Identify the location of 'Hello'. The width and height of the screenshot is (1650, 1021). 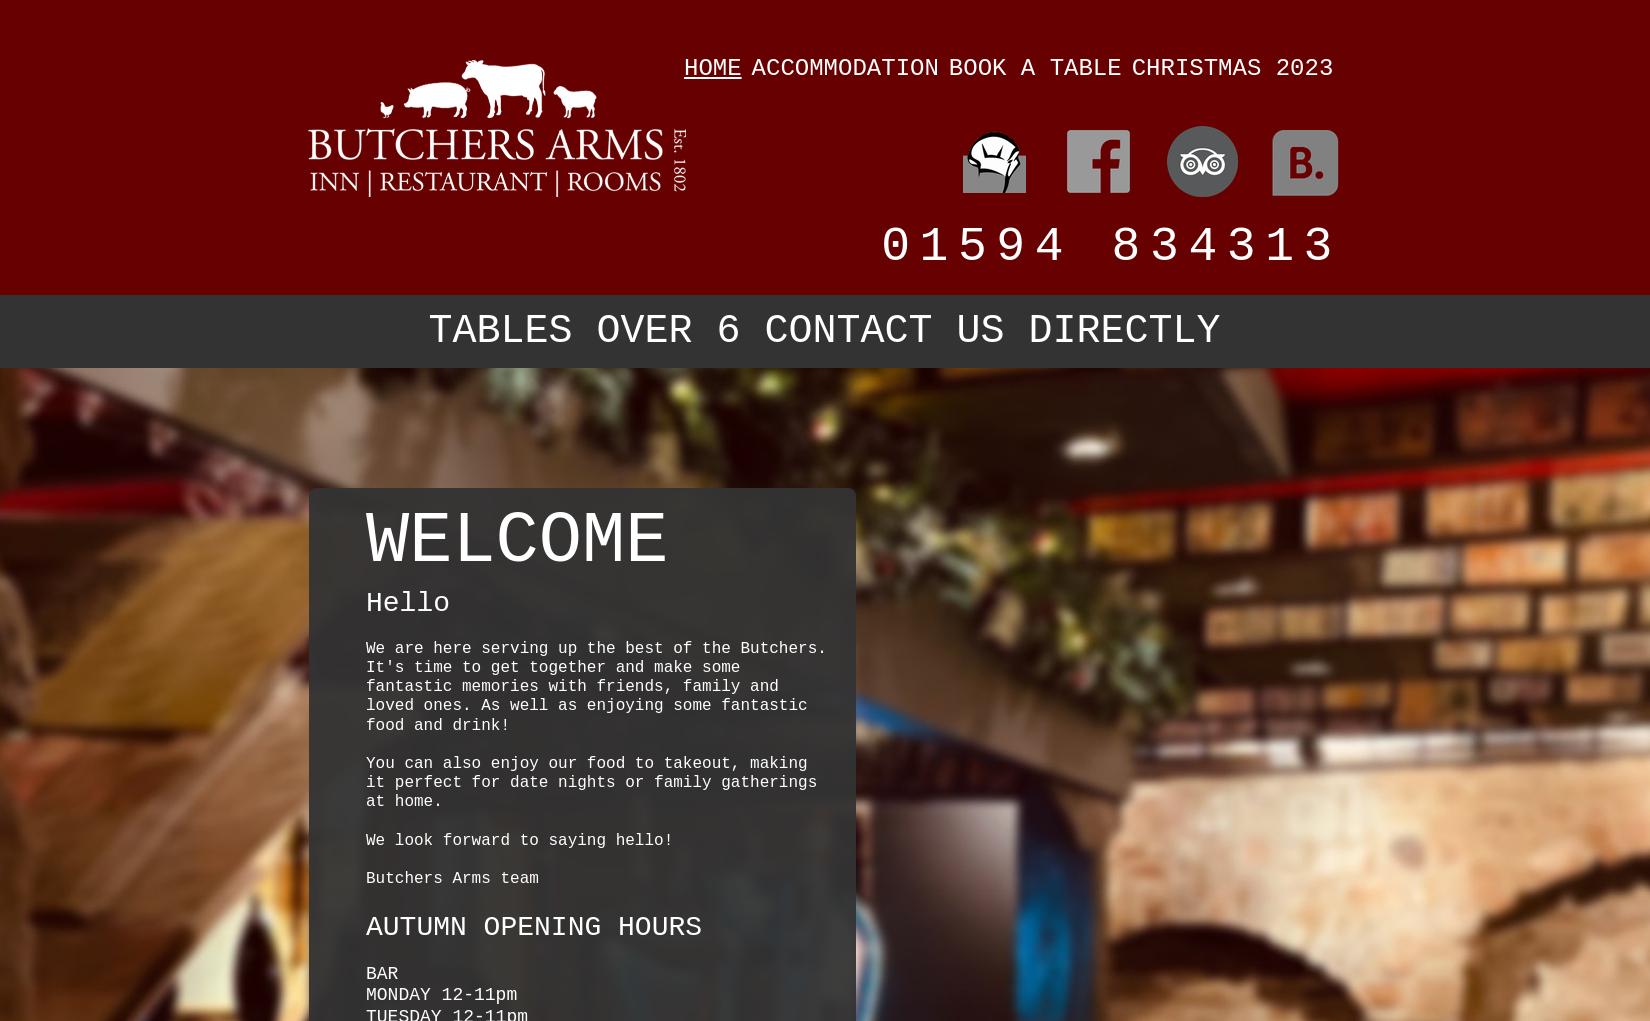
(365, 603).